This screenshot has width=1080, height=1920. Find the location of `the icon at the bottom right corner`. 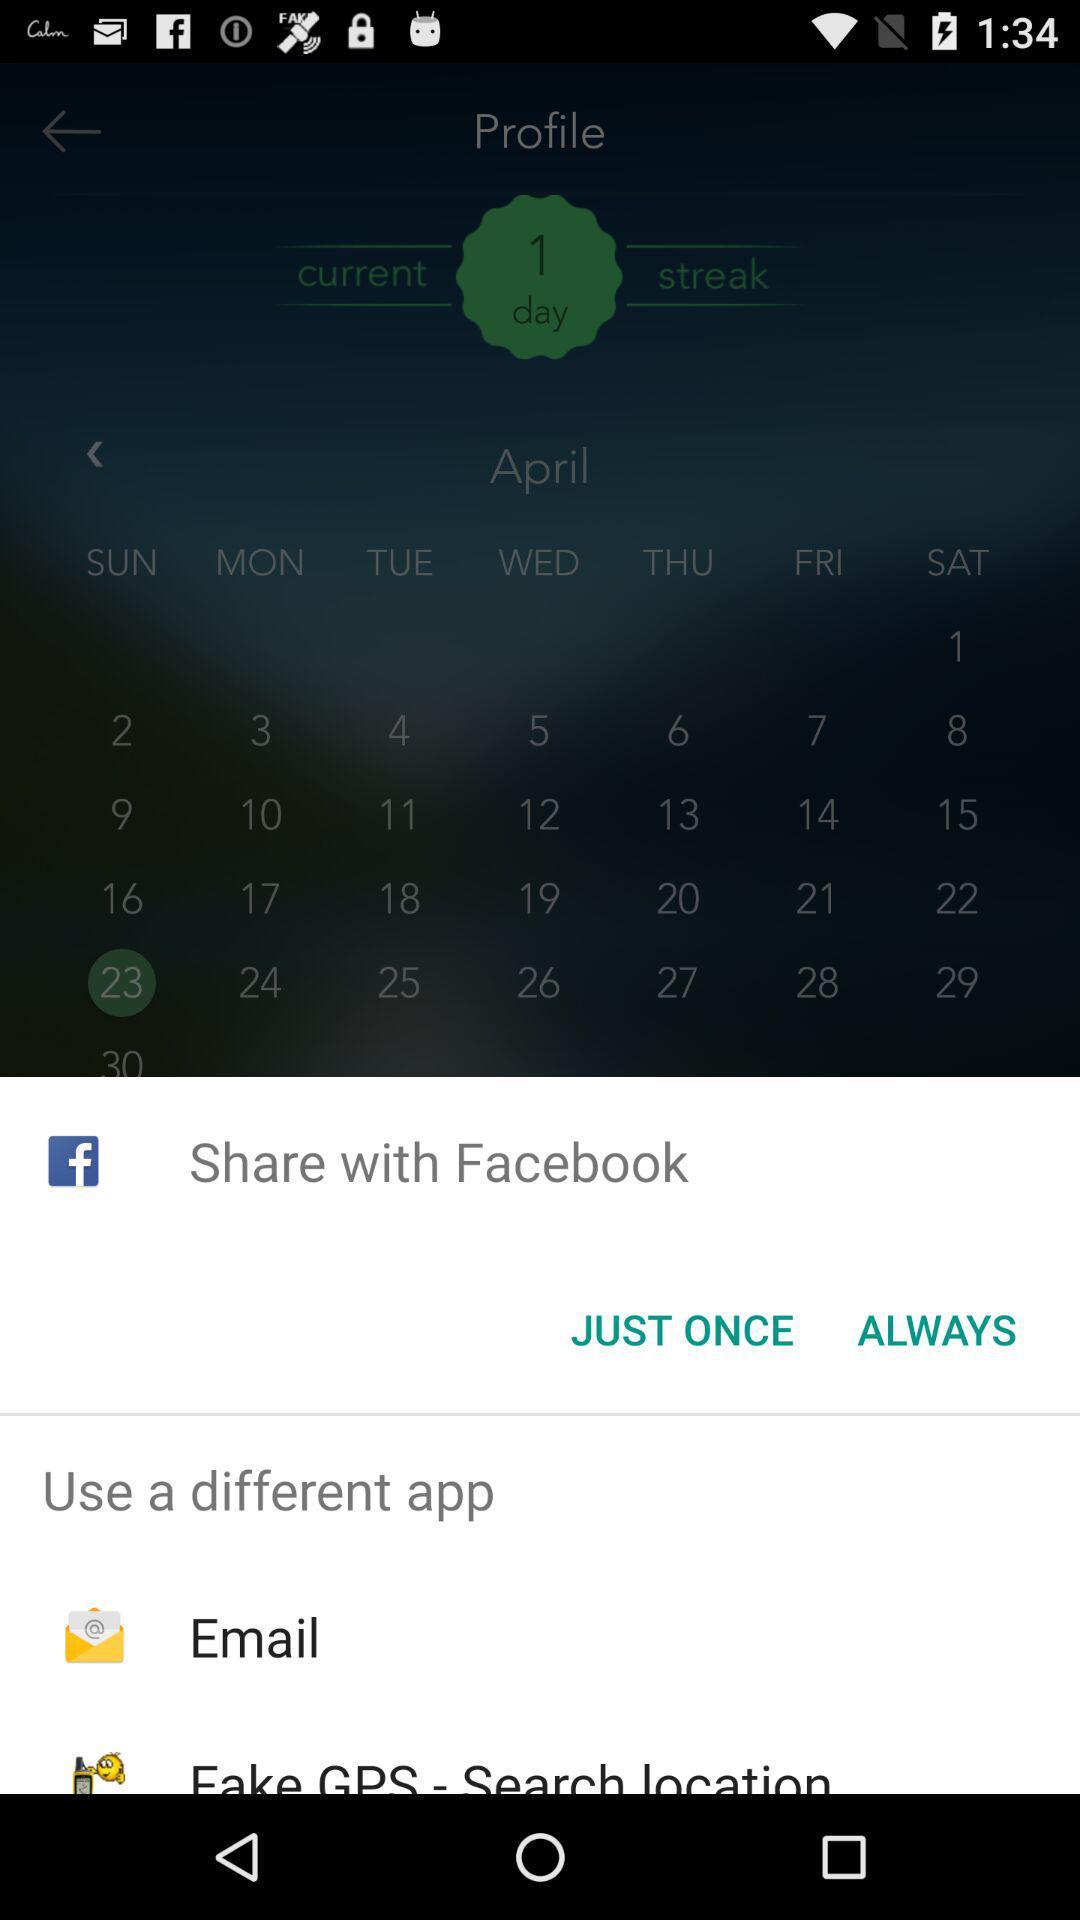

the icon at the bottom right corner is located at coordinates (937, 1329).